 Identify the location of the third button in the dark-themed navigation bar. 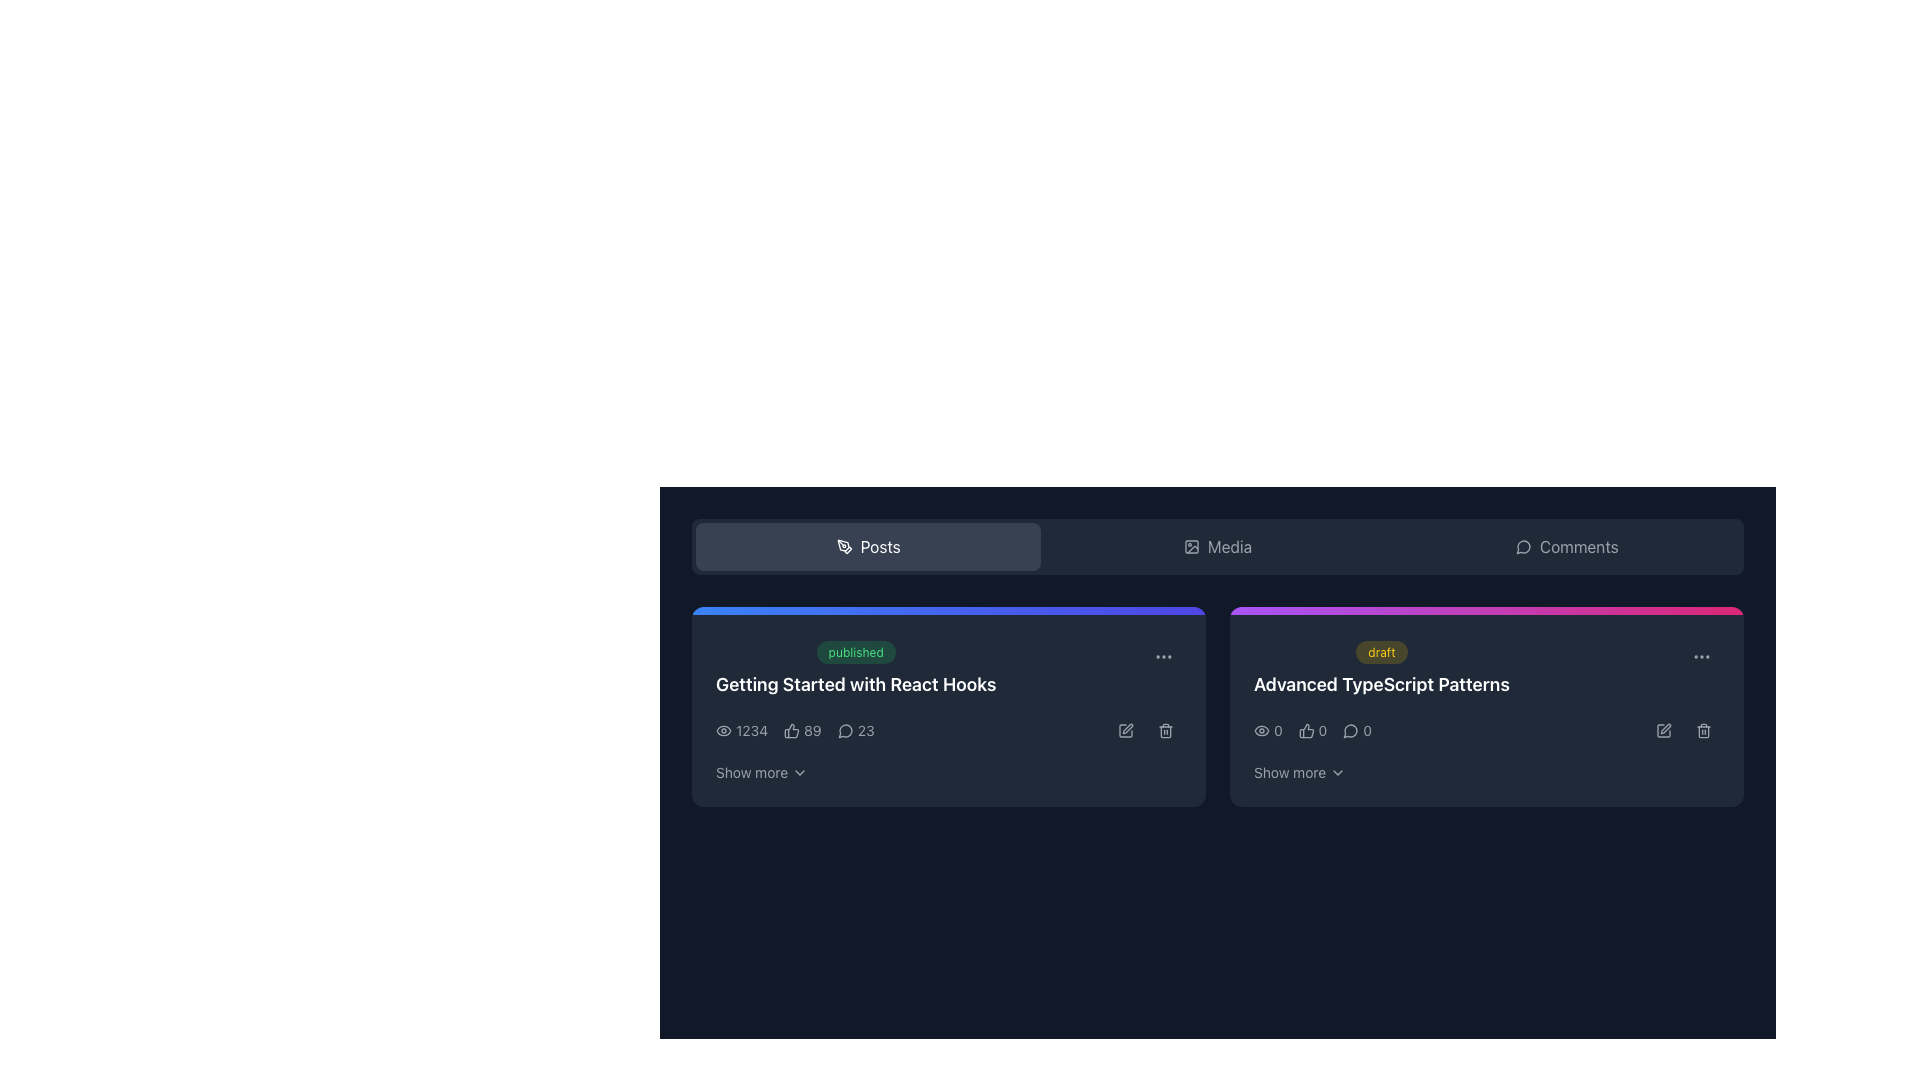
(1566, 547).